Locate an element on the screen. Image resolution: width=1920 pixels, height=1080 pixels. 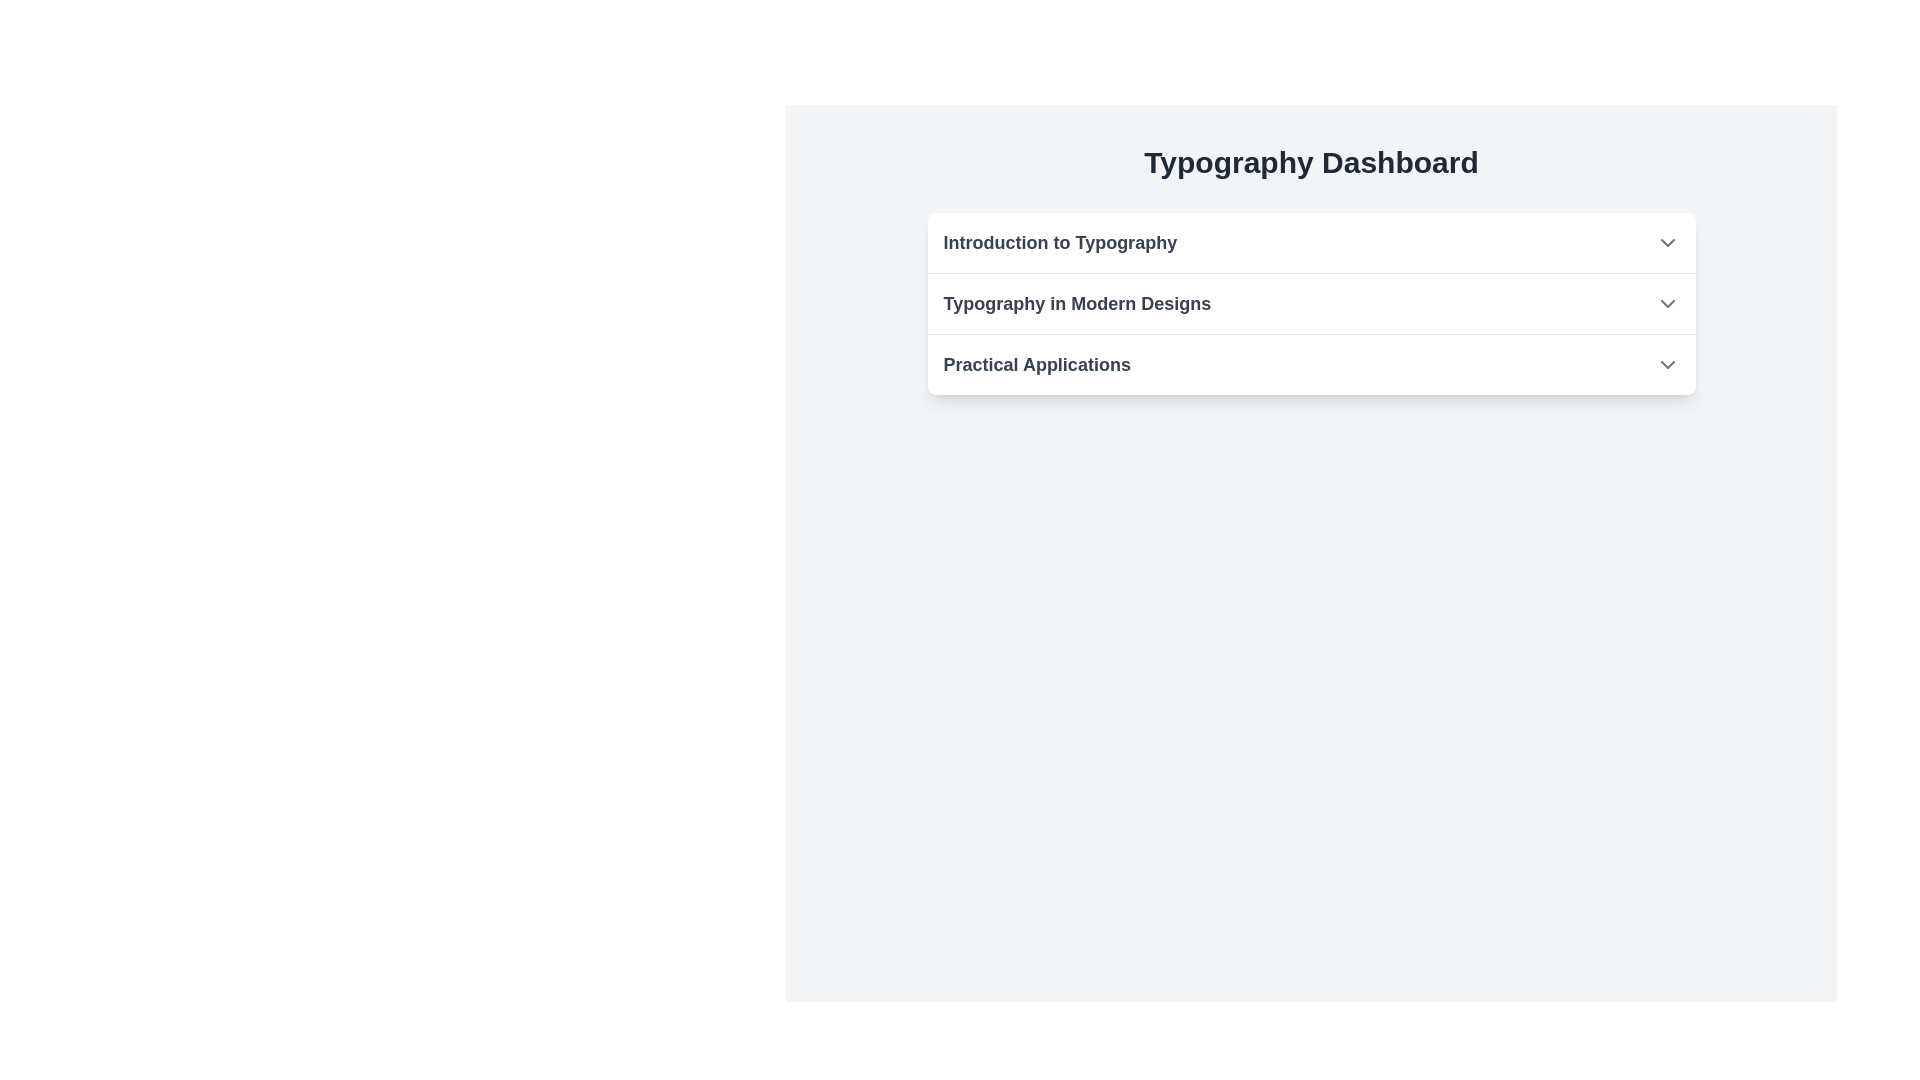
the chevron icon next to the 'Introduction to Typography' text is located at coordinates (1667, 242).